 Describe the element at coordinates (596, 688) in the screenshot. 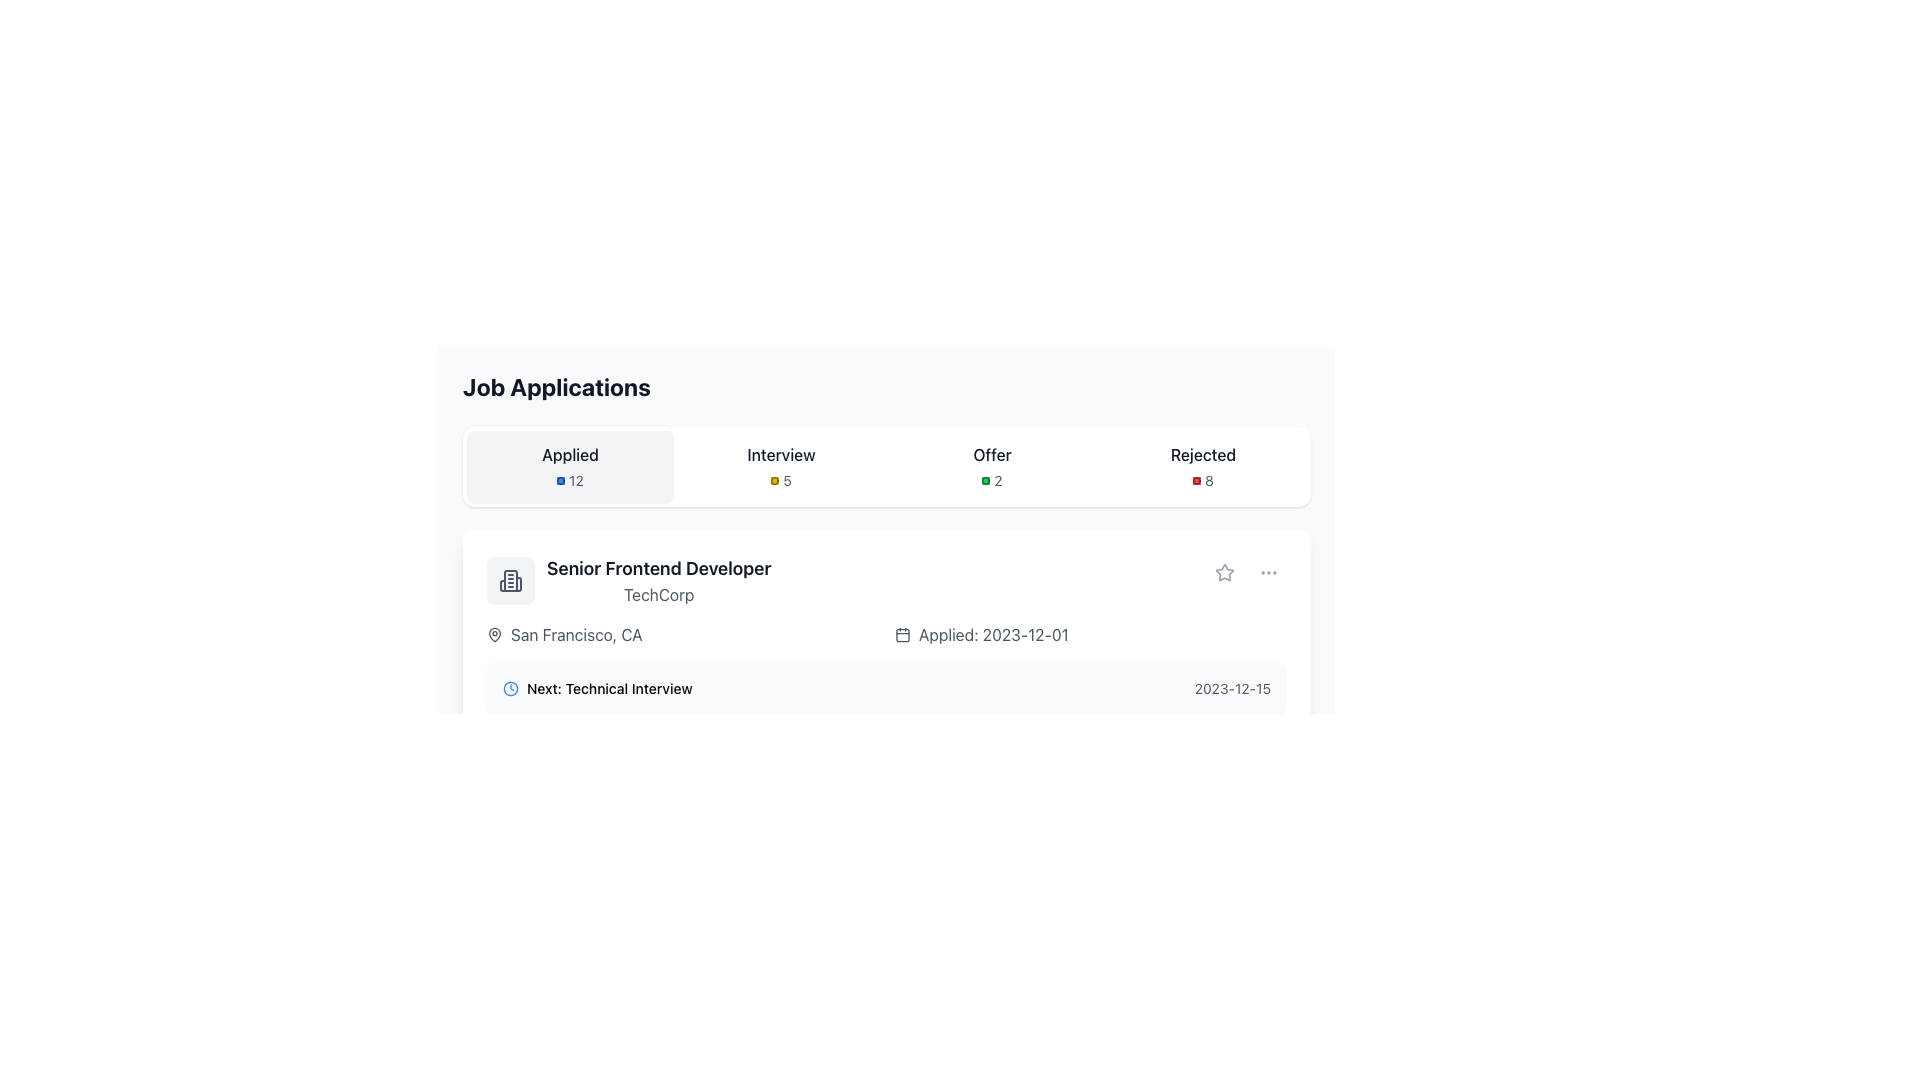

I see `informational label indicating the next step in the job application process for the 'Senior Frontend Developer' position, which is a 'Technical Interview.'` at that location.